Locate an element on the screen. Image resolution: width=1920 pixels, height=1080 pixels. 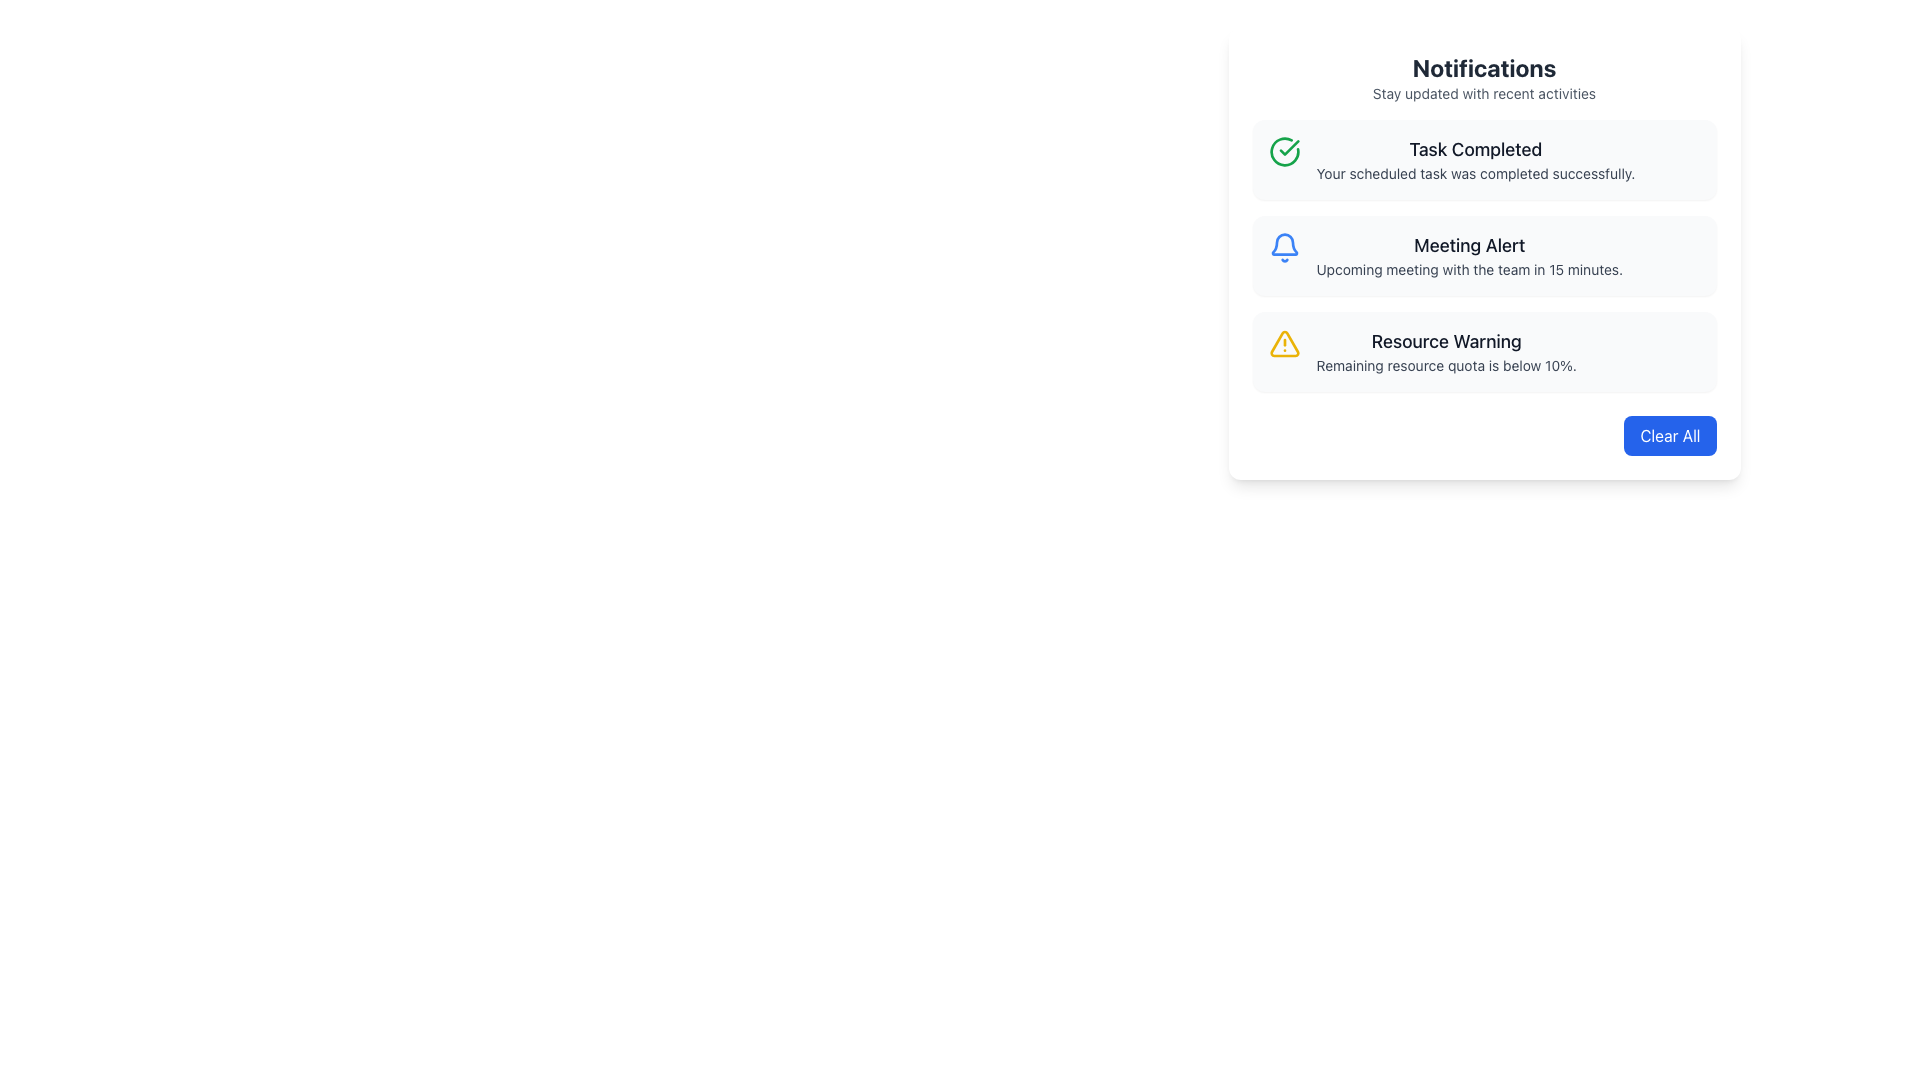
the checkmark icon component inside the green circular icon to the left of the 'Task Completed' notification is located at coordinates (1289, 146).